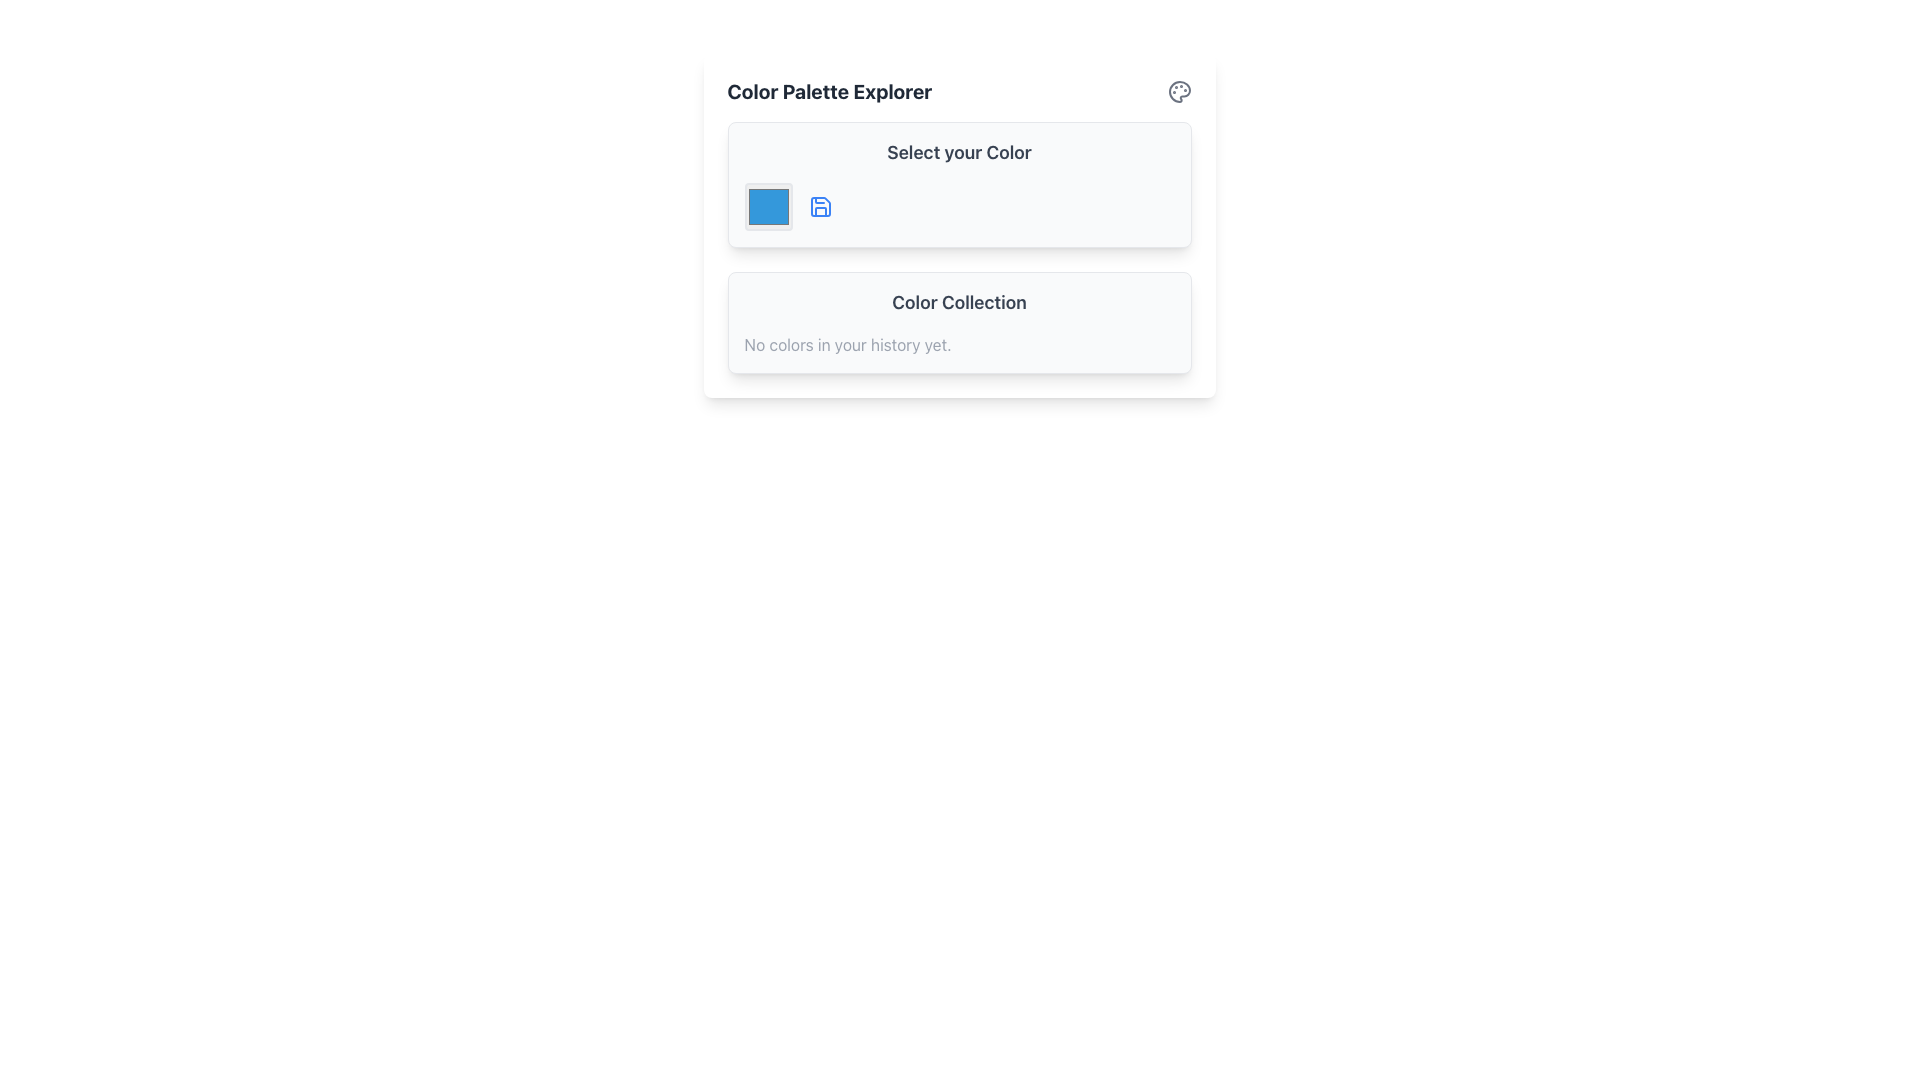 The width and height of the screenshot is (1920, 1080). What do you see at coordinates (767, 207) in the screenshot?
I see `the Color Picker or Display Box` at bounding box center [767, 207].